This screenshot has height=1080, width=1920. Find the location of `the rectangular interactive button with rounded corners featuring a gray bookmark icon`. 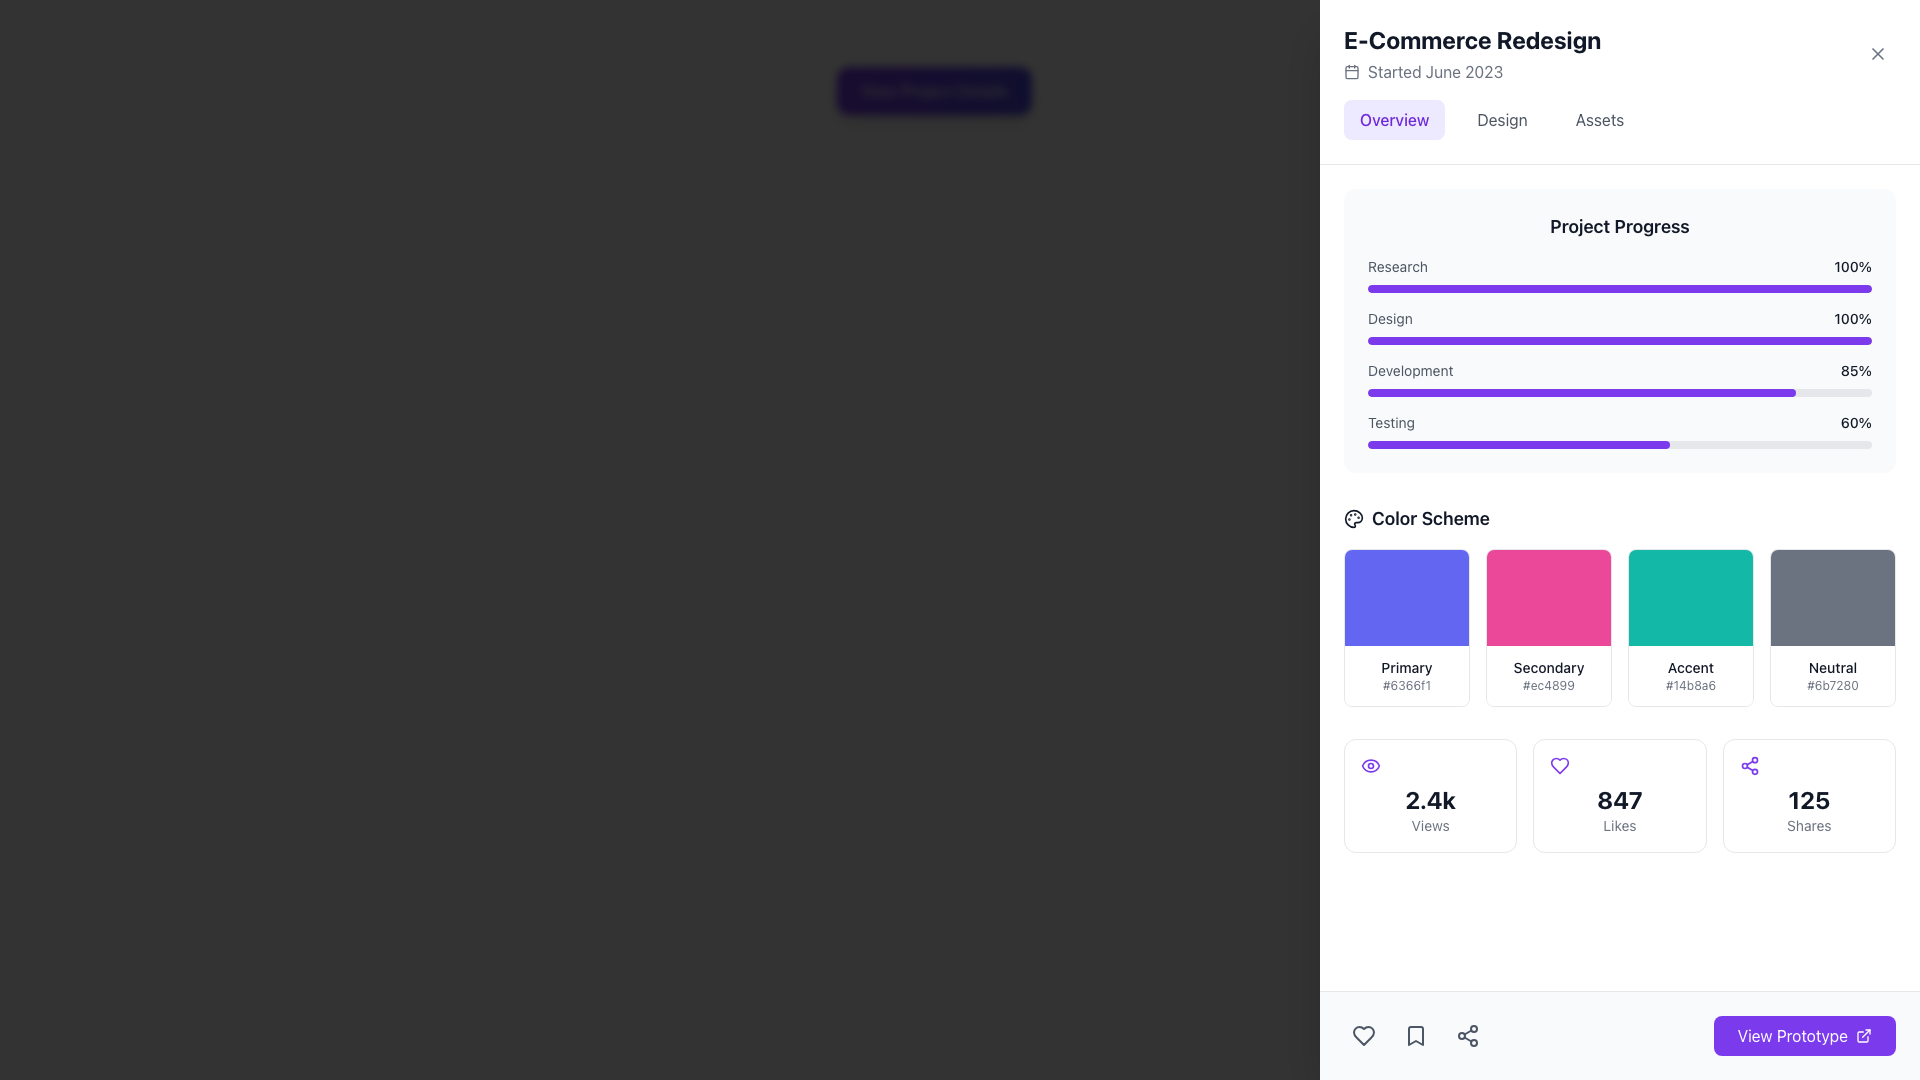

the rectangular interactive button with rounded corners featuring a gray bookmark icon is located at coordinates (1415, 1035).